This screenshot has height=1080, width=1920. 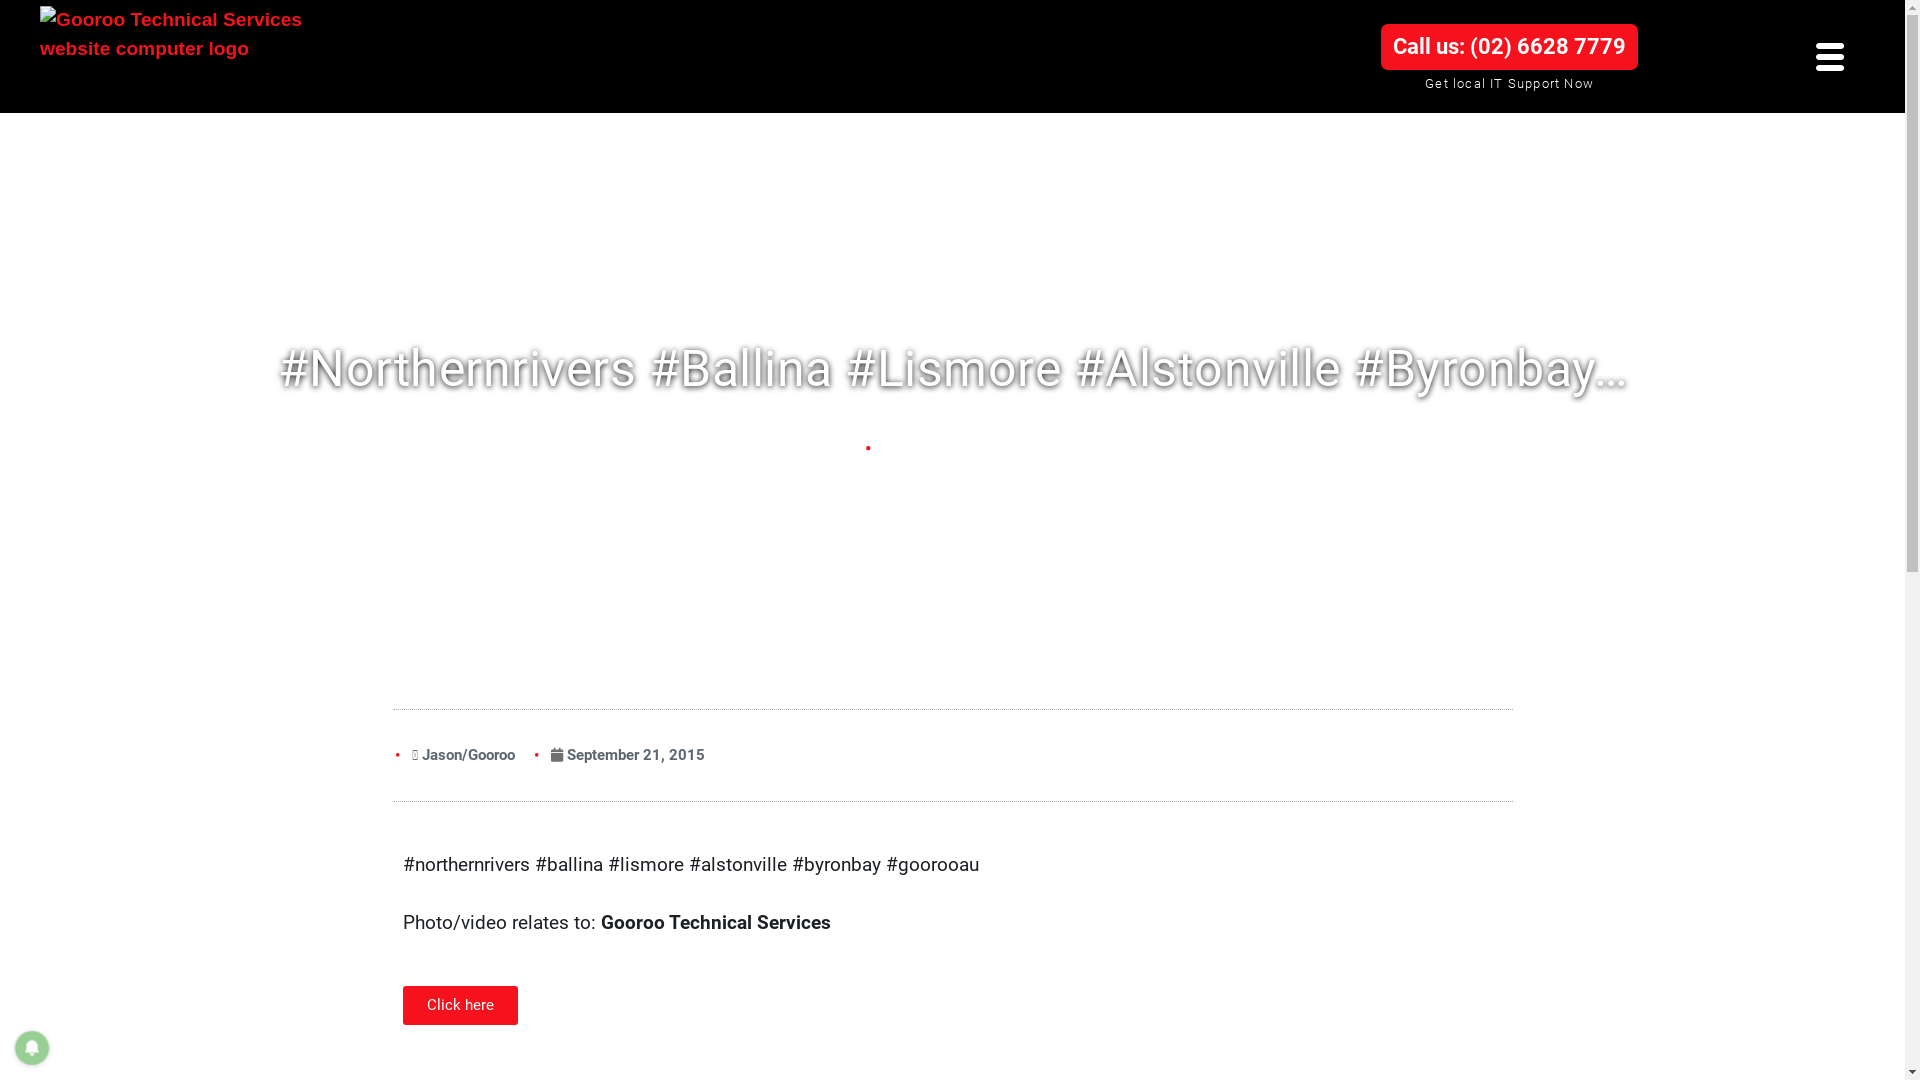 What do you see at coordinates (1380, 45) in the screenshot?
I see `'Call us: (02) 6628 7779'` at bounding box center [1380, 45].